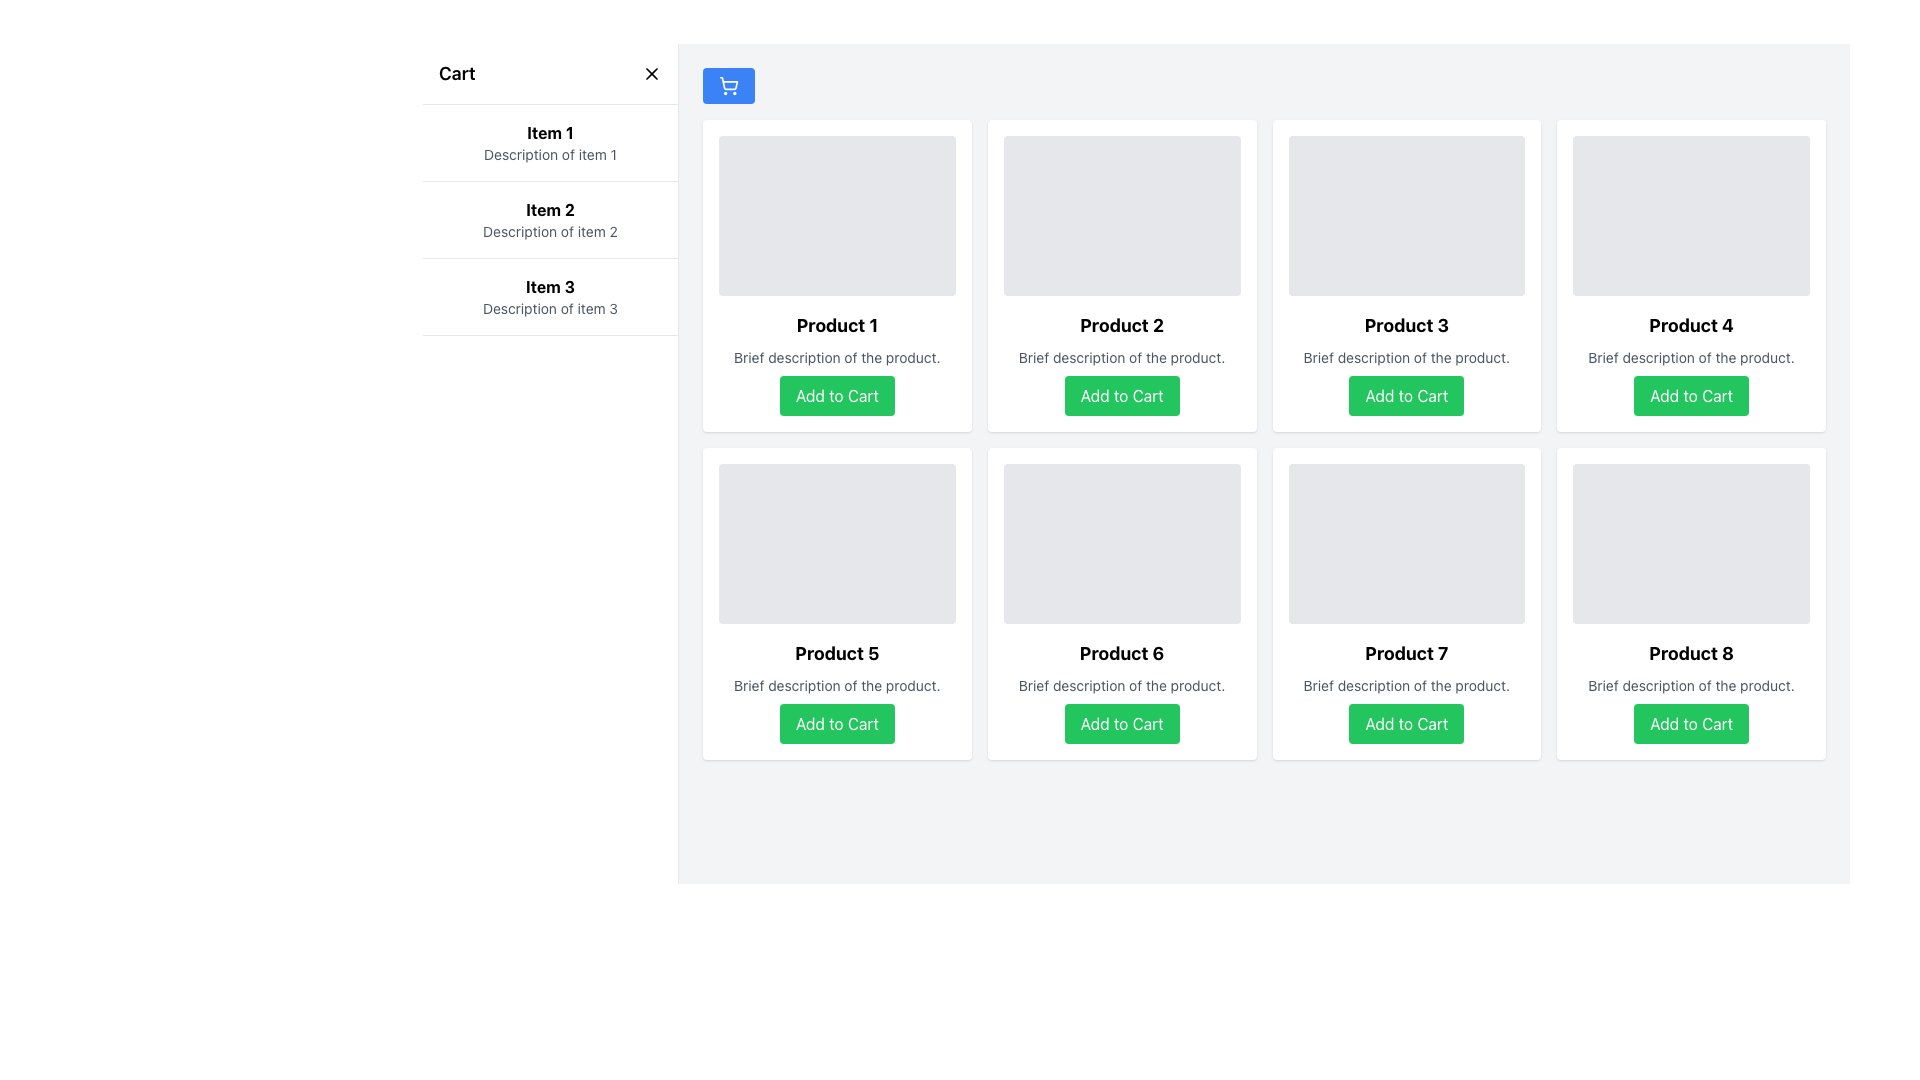 This screenshot has width=1920, height=1080. Describe the element at coordinates (837, 276) in the screenshot. I see `the 'Product 1' card which features a green 'Add to Cart' button, located in the first column of the first row in the grid layout` at that location.